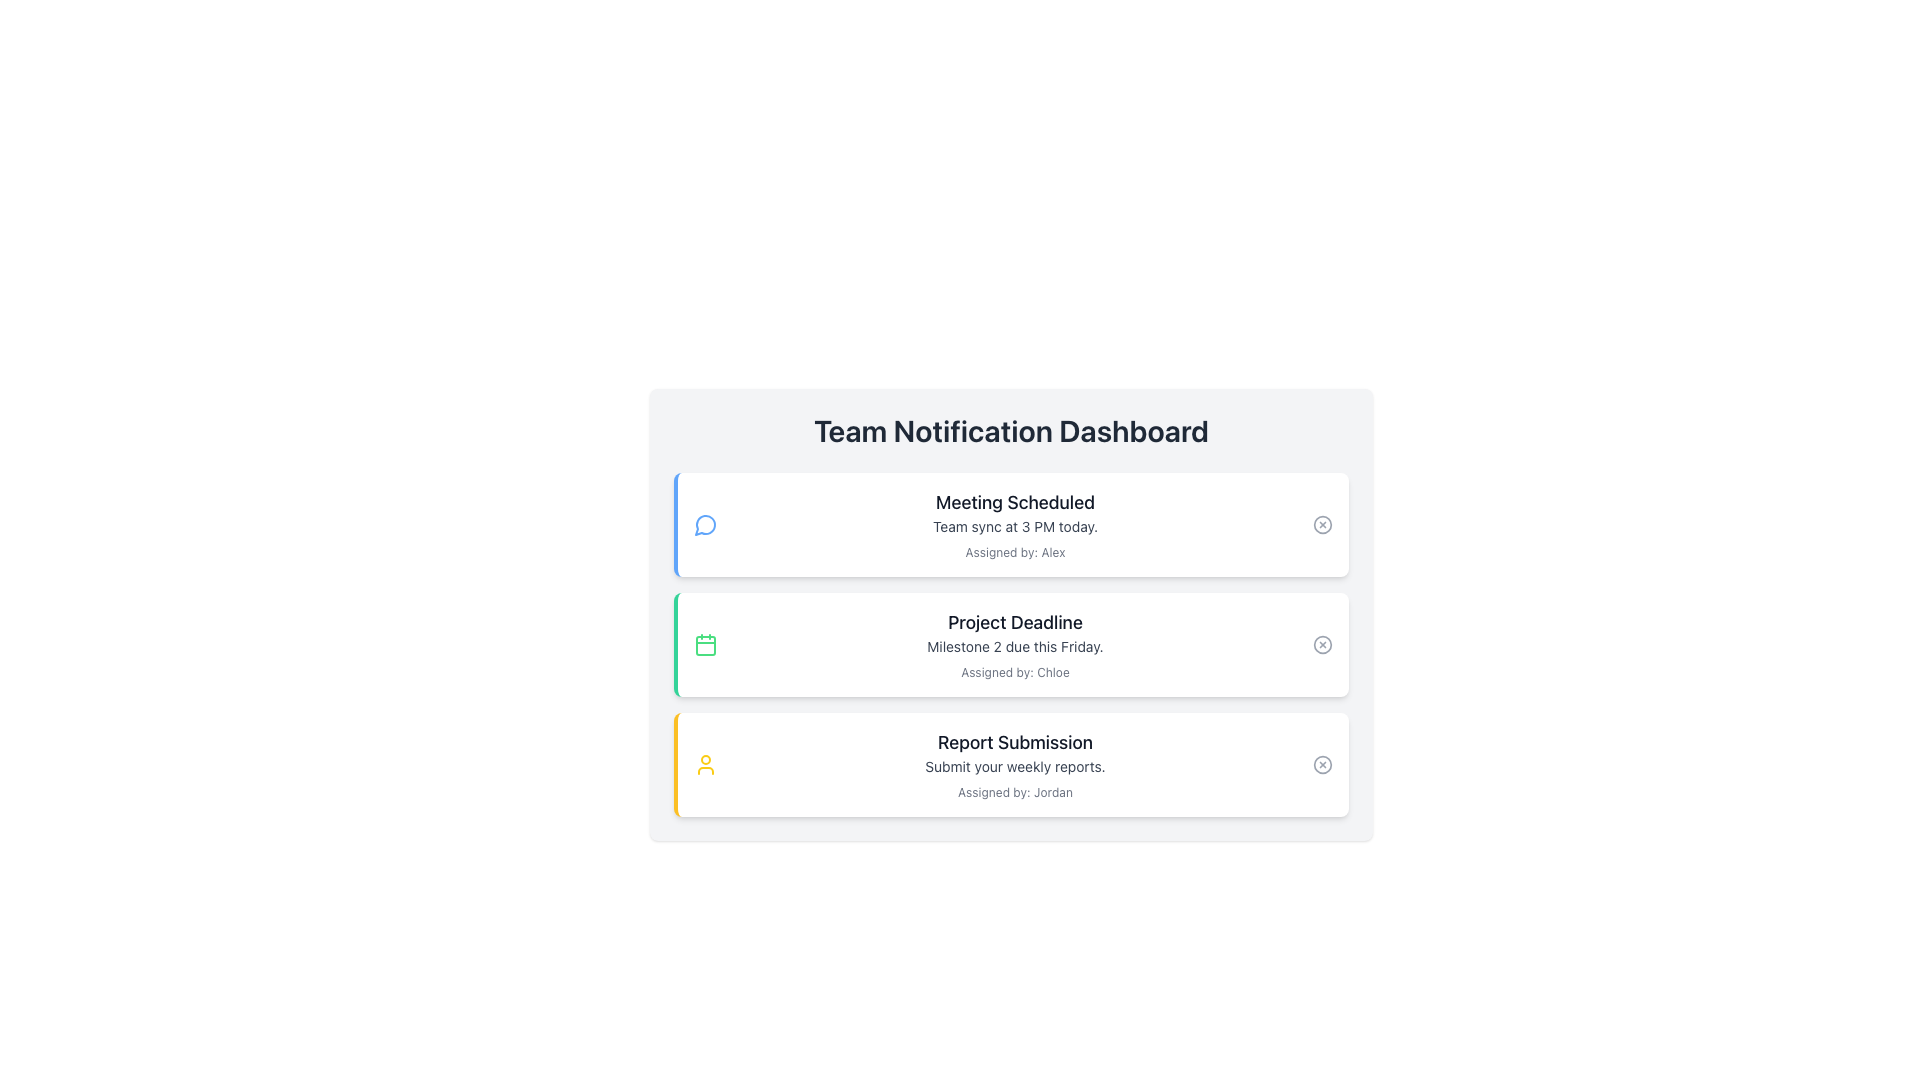 Image resolution: width=1920 pixels, height=1080 pixels. I want to click on the text label that reads 'Assigned by: Jordan', which is styled in gray and located beneath the description in the 'Report Submission' card, so click(1015, 792).